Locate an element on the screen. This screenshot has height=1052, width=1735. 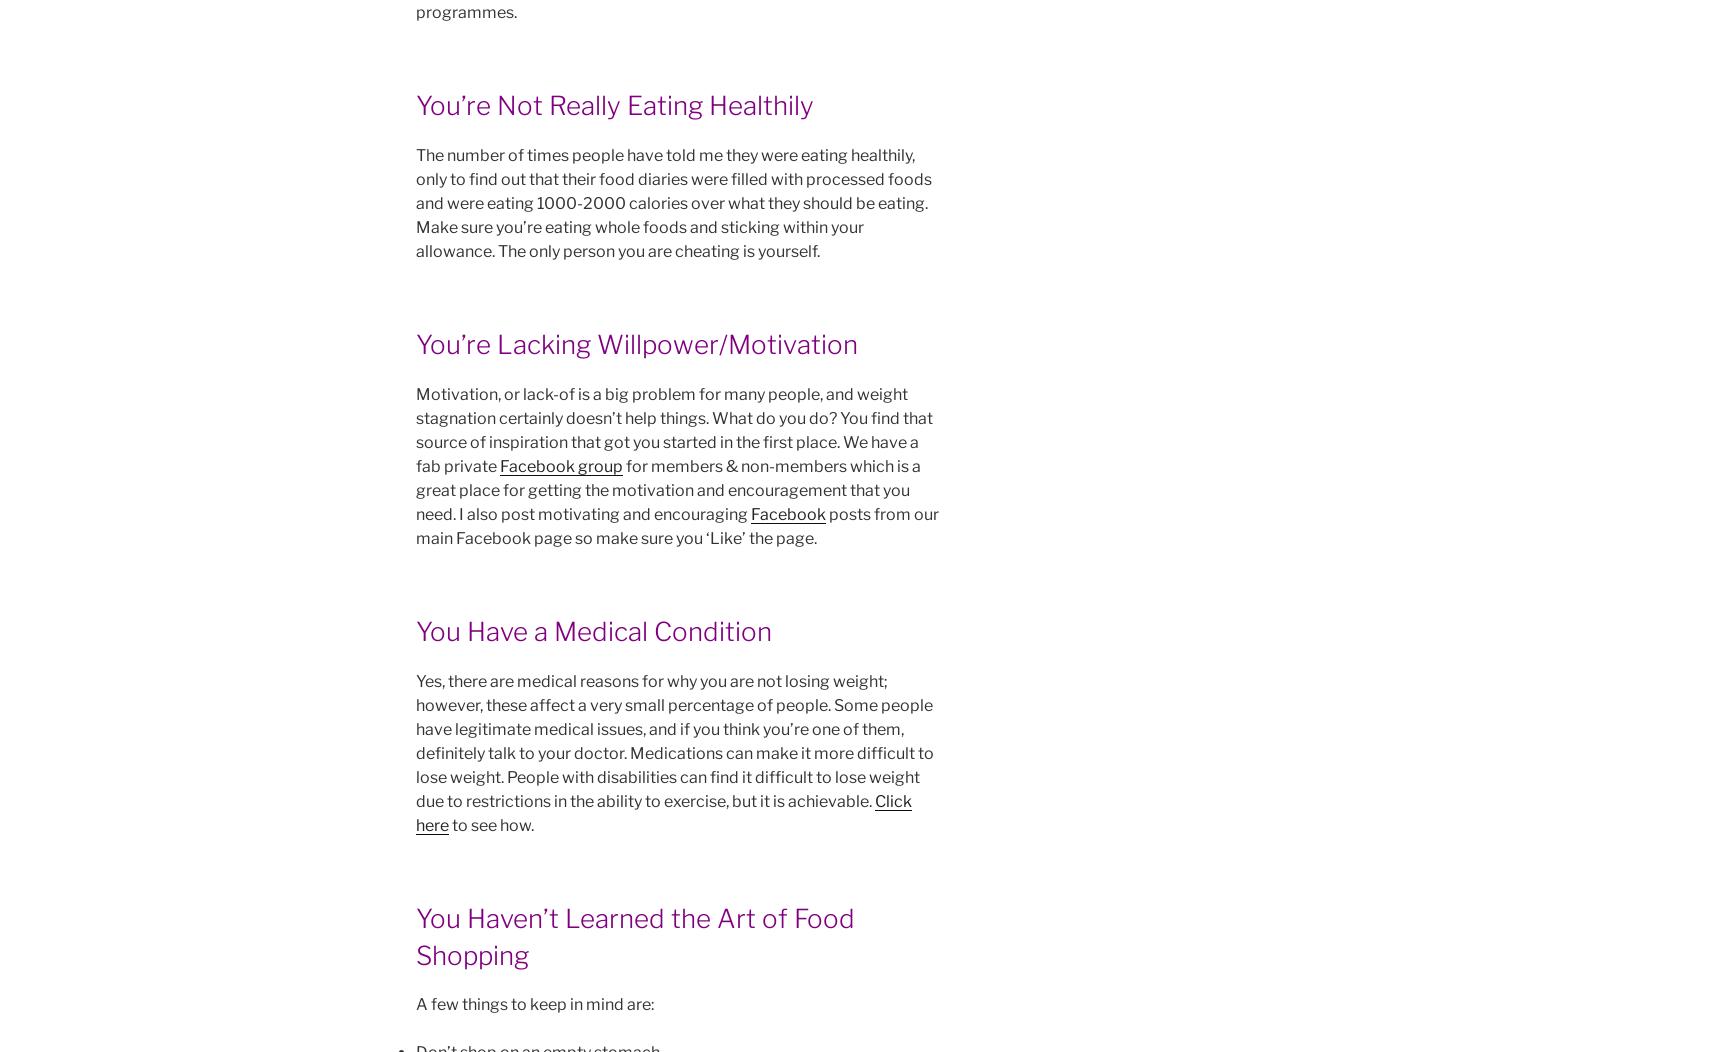
'Click here' is located at coordinates (415, 813).